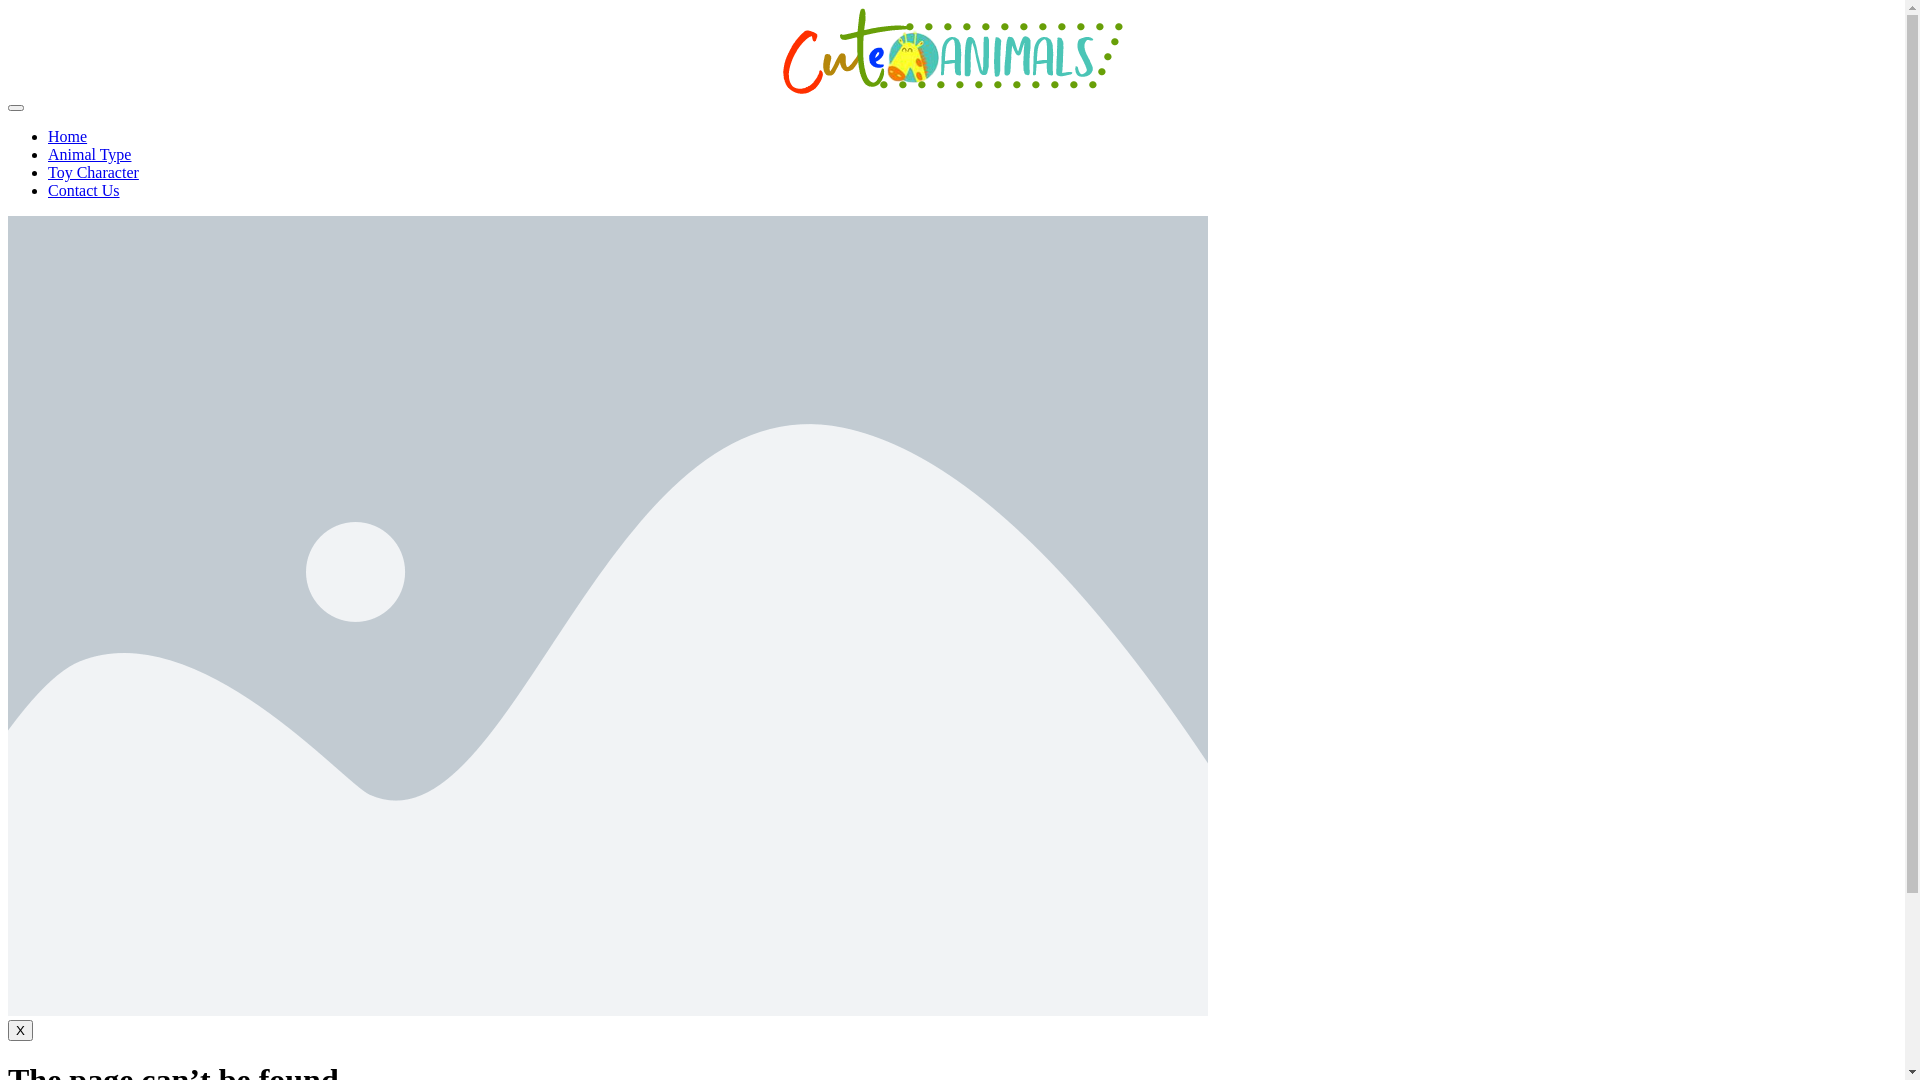 The image size is (1920, 1080). What do you see at coordinates (20, 1030) in the screenshot?
I see `'X'` at bounding box center [20, 1030].